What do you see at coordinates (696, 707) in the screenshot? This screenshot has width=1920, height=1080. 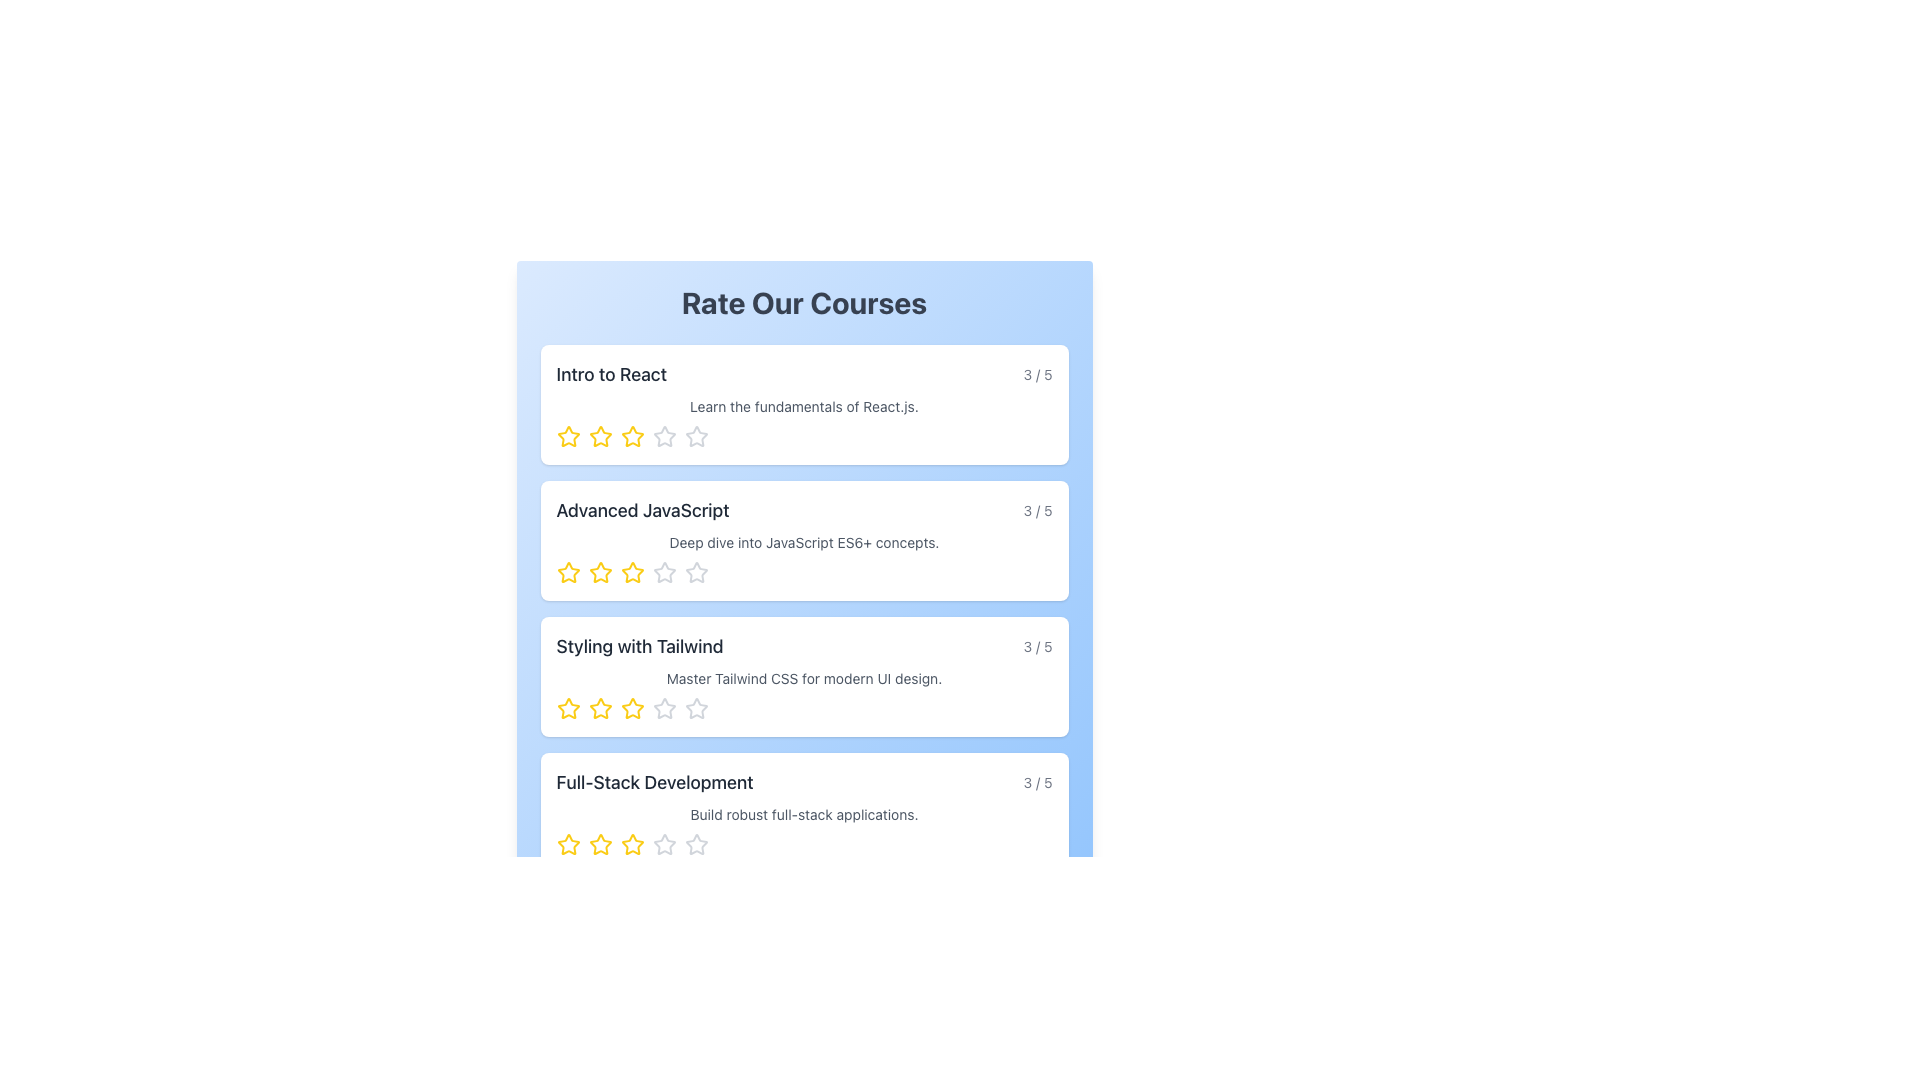 I see `the third star icon in the rating section of the 'Styling with Tailwind' course card to rate it` at bounding box center [696, 707].